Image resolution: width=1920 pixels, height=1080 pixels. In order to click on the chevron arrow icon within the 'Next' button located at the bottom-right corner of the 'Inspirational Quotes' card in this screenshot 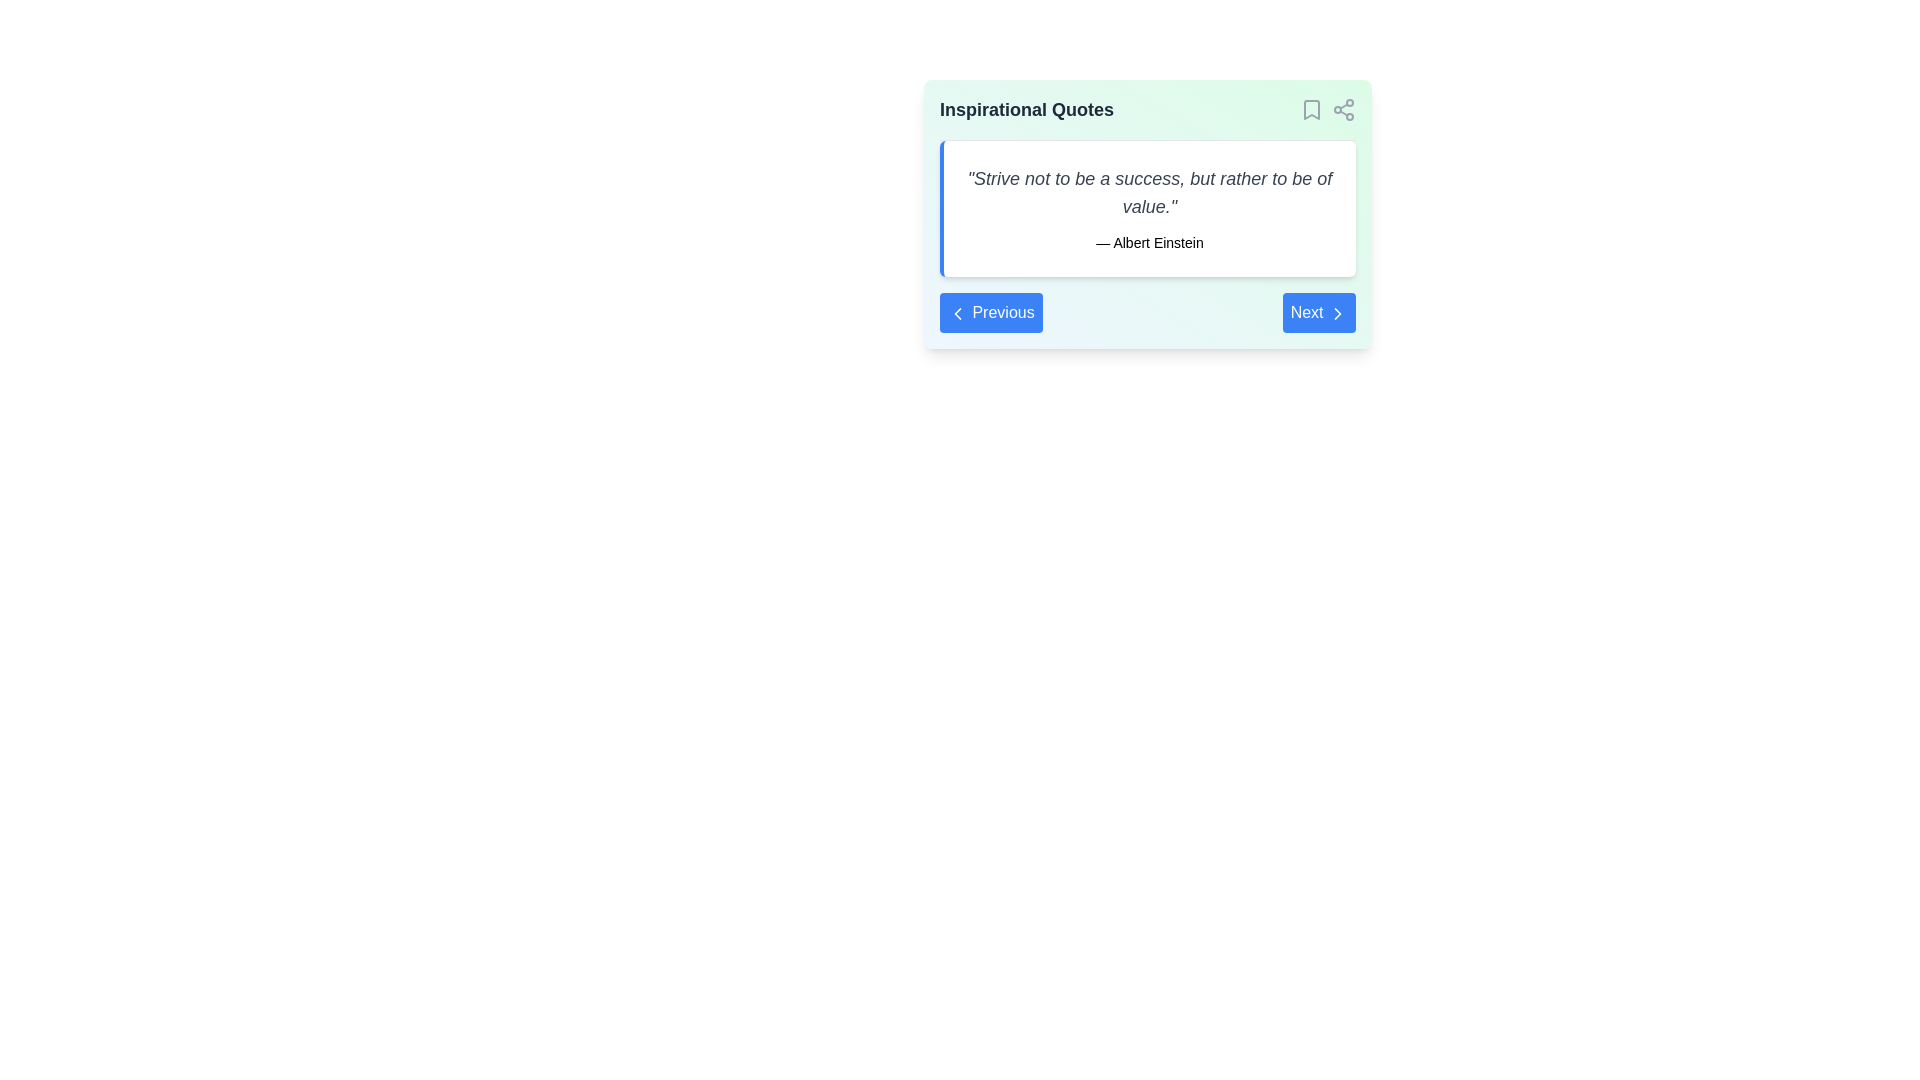, I will do `click(1338, 312)`.